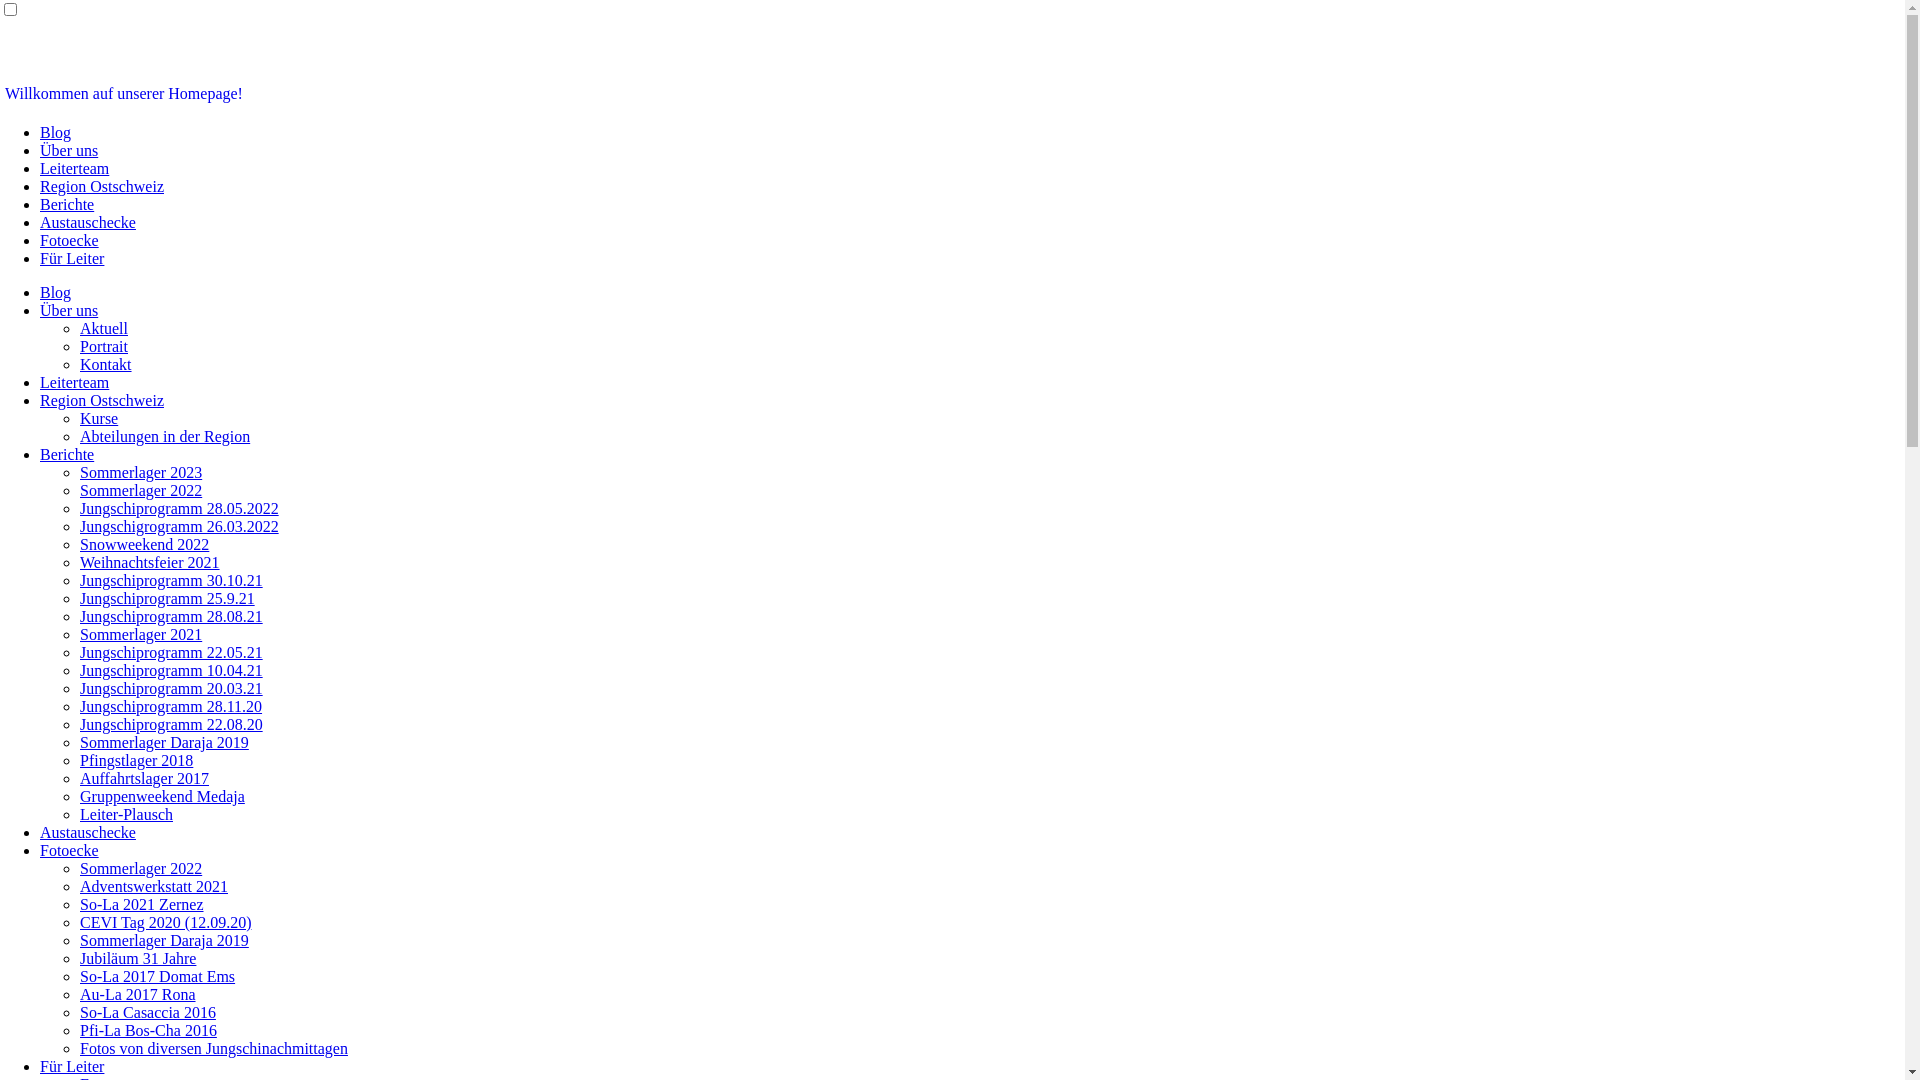  What do you see at coordinates (148, 562) in the screenshot?
I see `'Weihnachtsfeier 2021'` at bounding box center [148, 562].